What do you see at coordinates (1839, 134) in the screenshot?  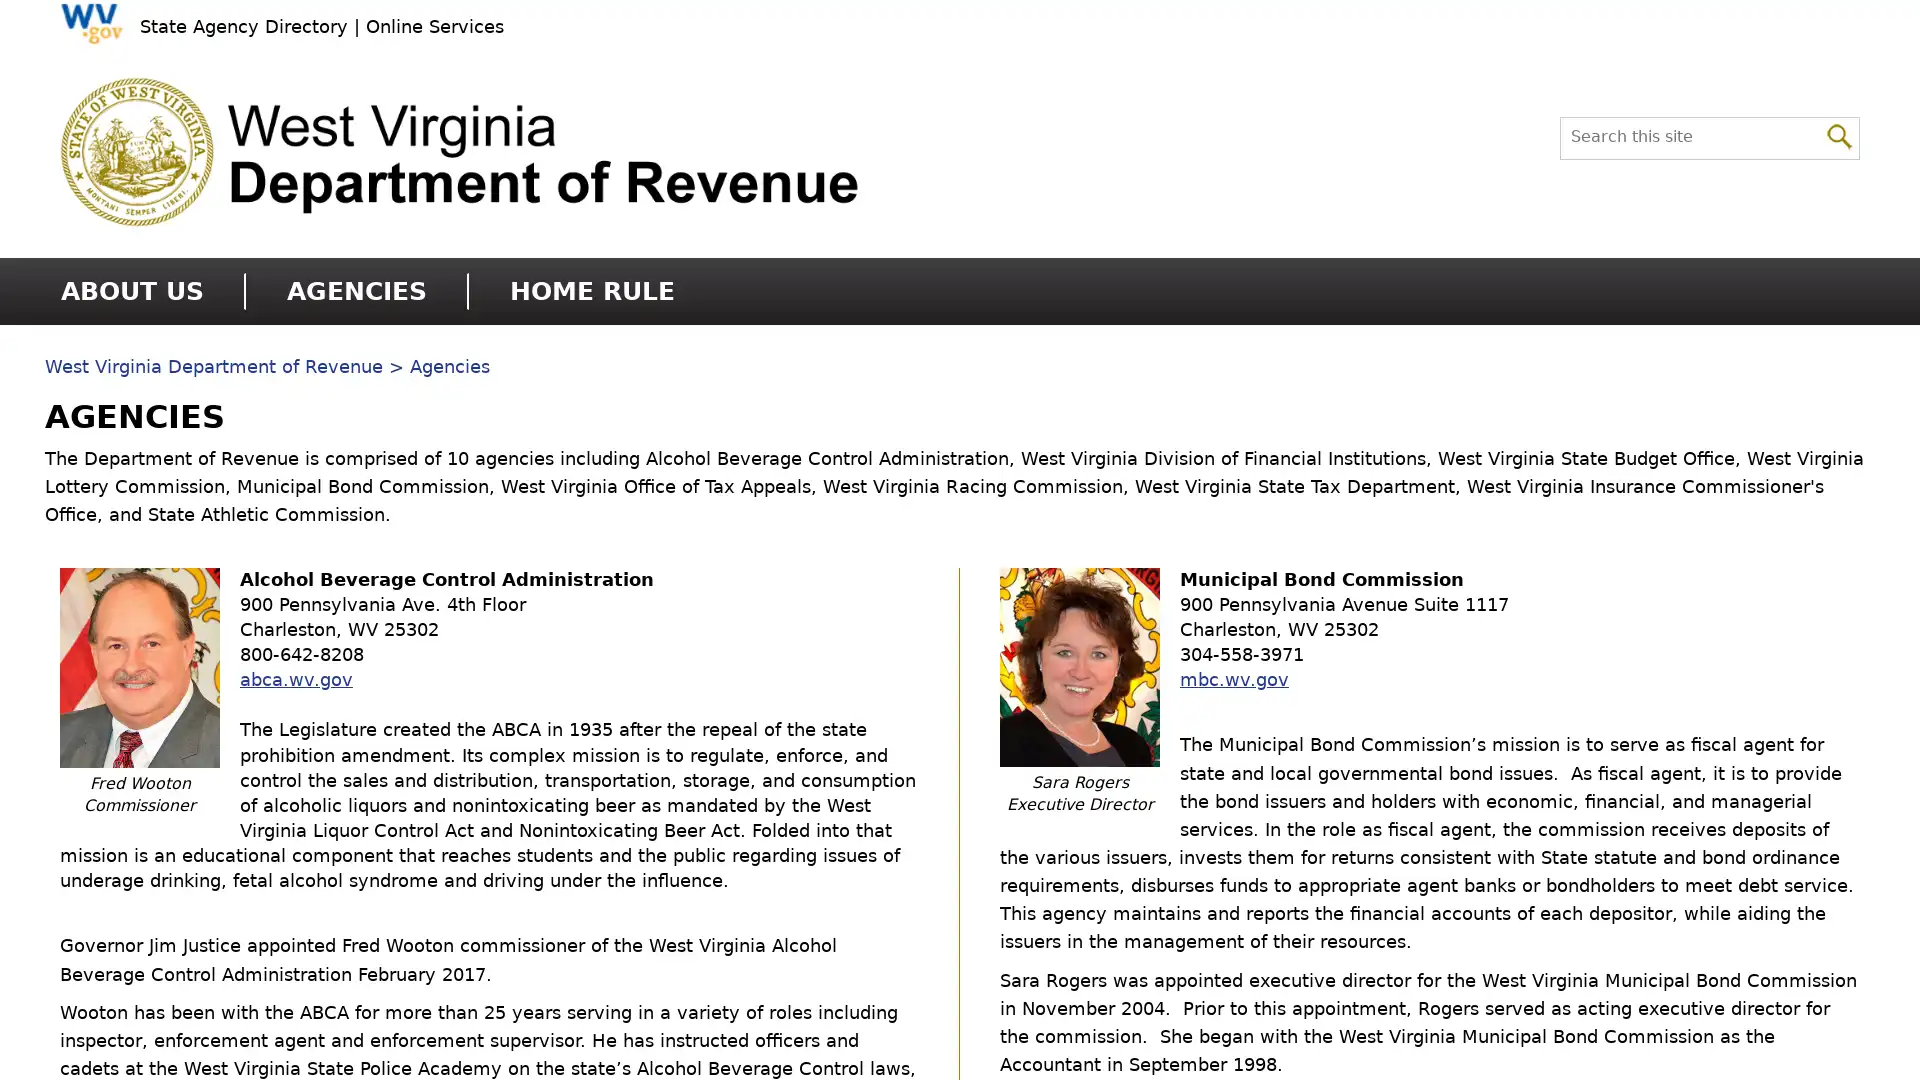 I see `Search` at bounding box center [1839, 134].